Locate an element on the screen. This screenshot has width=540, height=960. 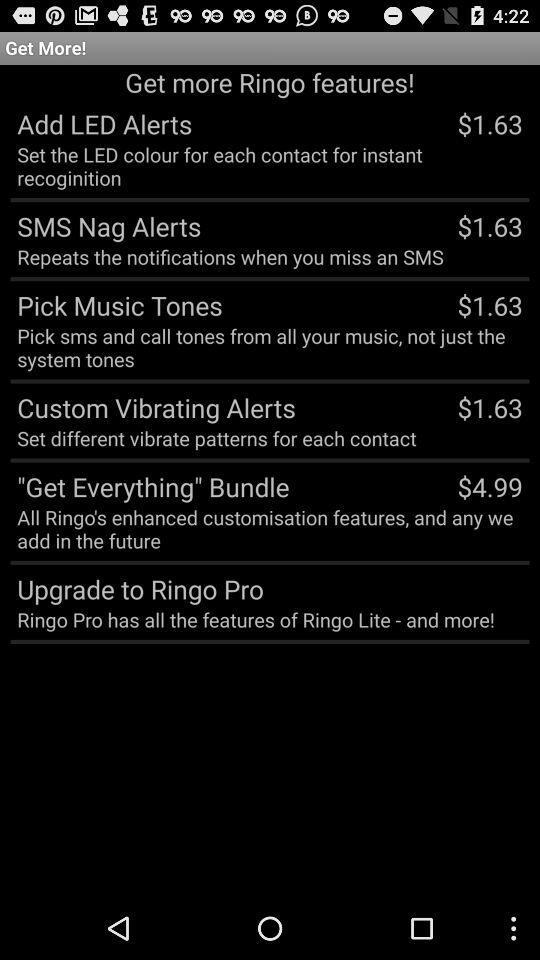
app below $1.63 icon is located at coordinates (489, 485).